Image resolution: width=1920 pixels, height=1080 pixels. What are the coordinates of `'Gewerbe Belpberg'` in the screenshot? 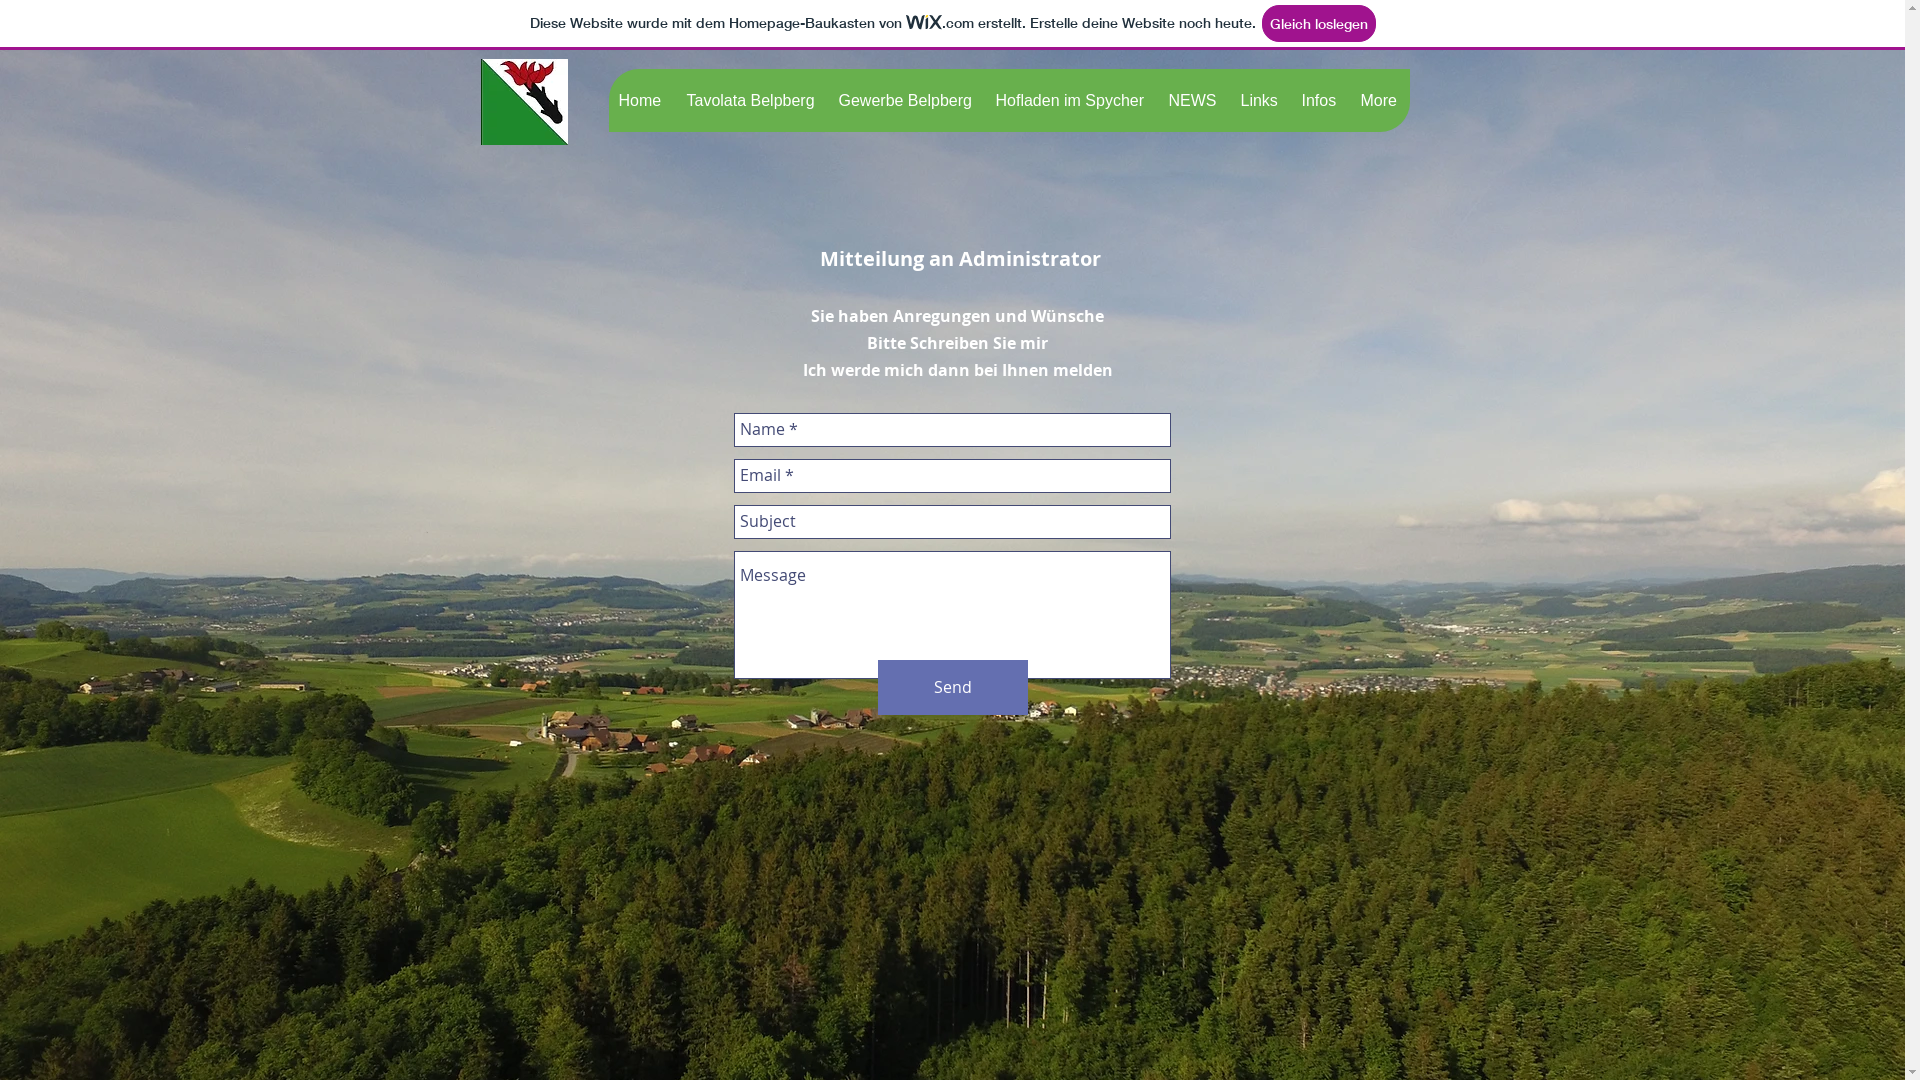 It's located at (828, 100).